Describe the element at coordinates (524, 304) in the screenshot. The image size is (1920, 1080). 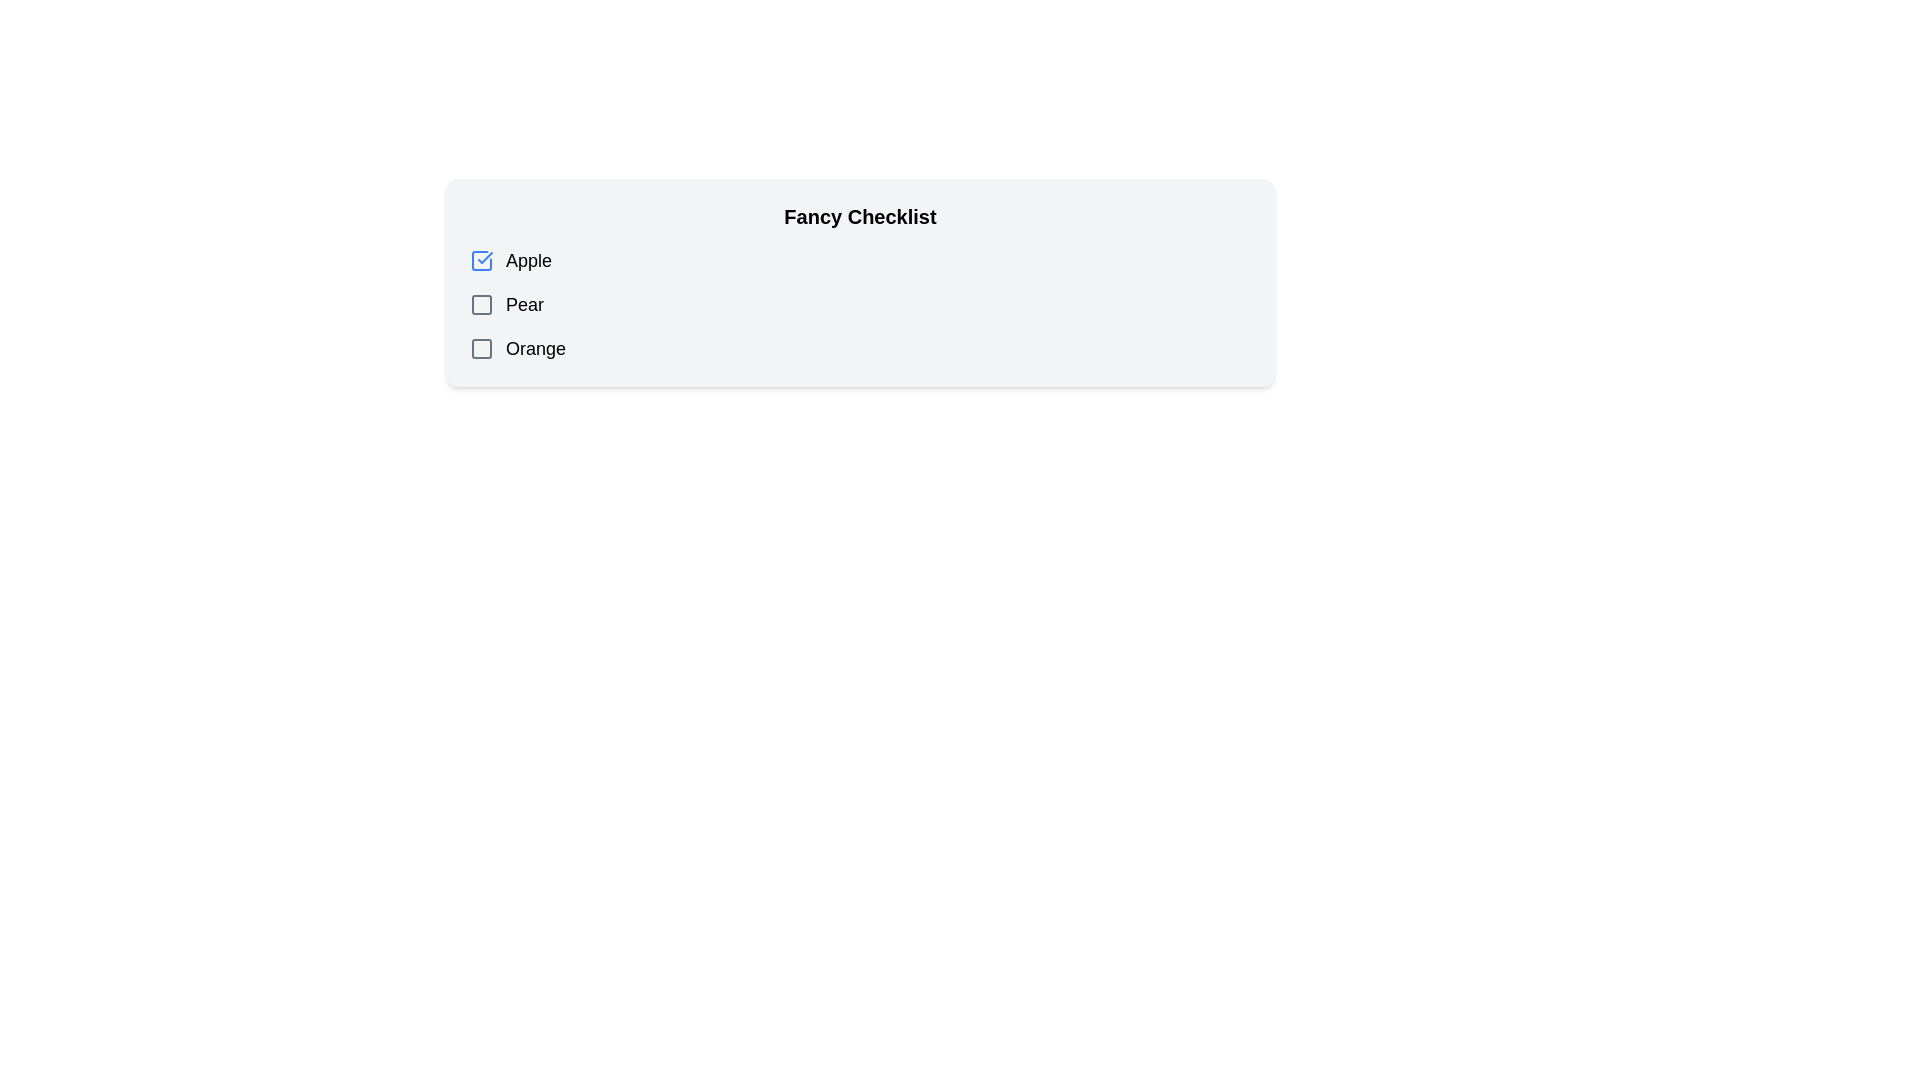
I see `the text label describing the 'Pear' checkbox to interact with the associated checkbox option in the checklist` at that location.